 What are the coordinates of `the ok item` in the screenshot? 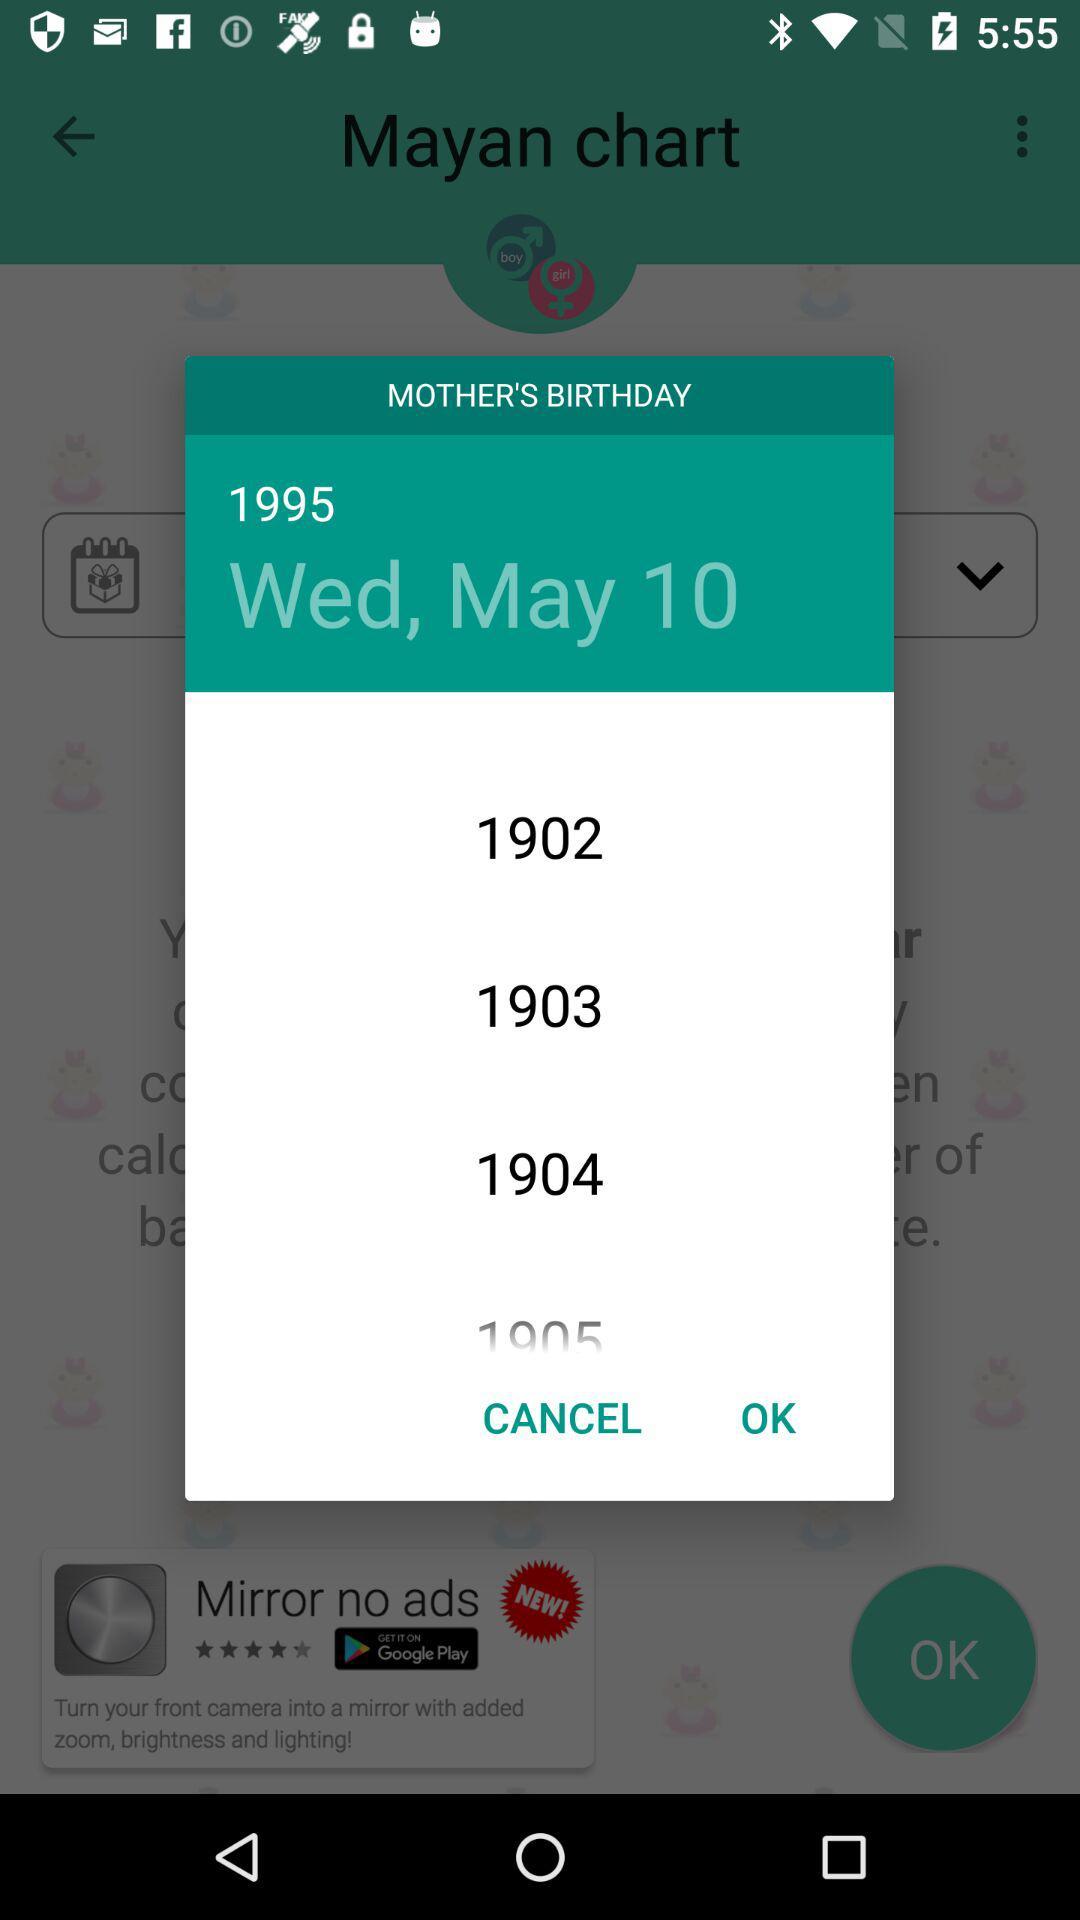 It's located at (766, 1415).